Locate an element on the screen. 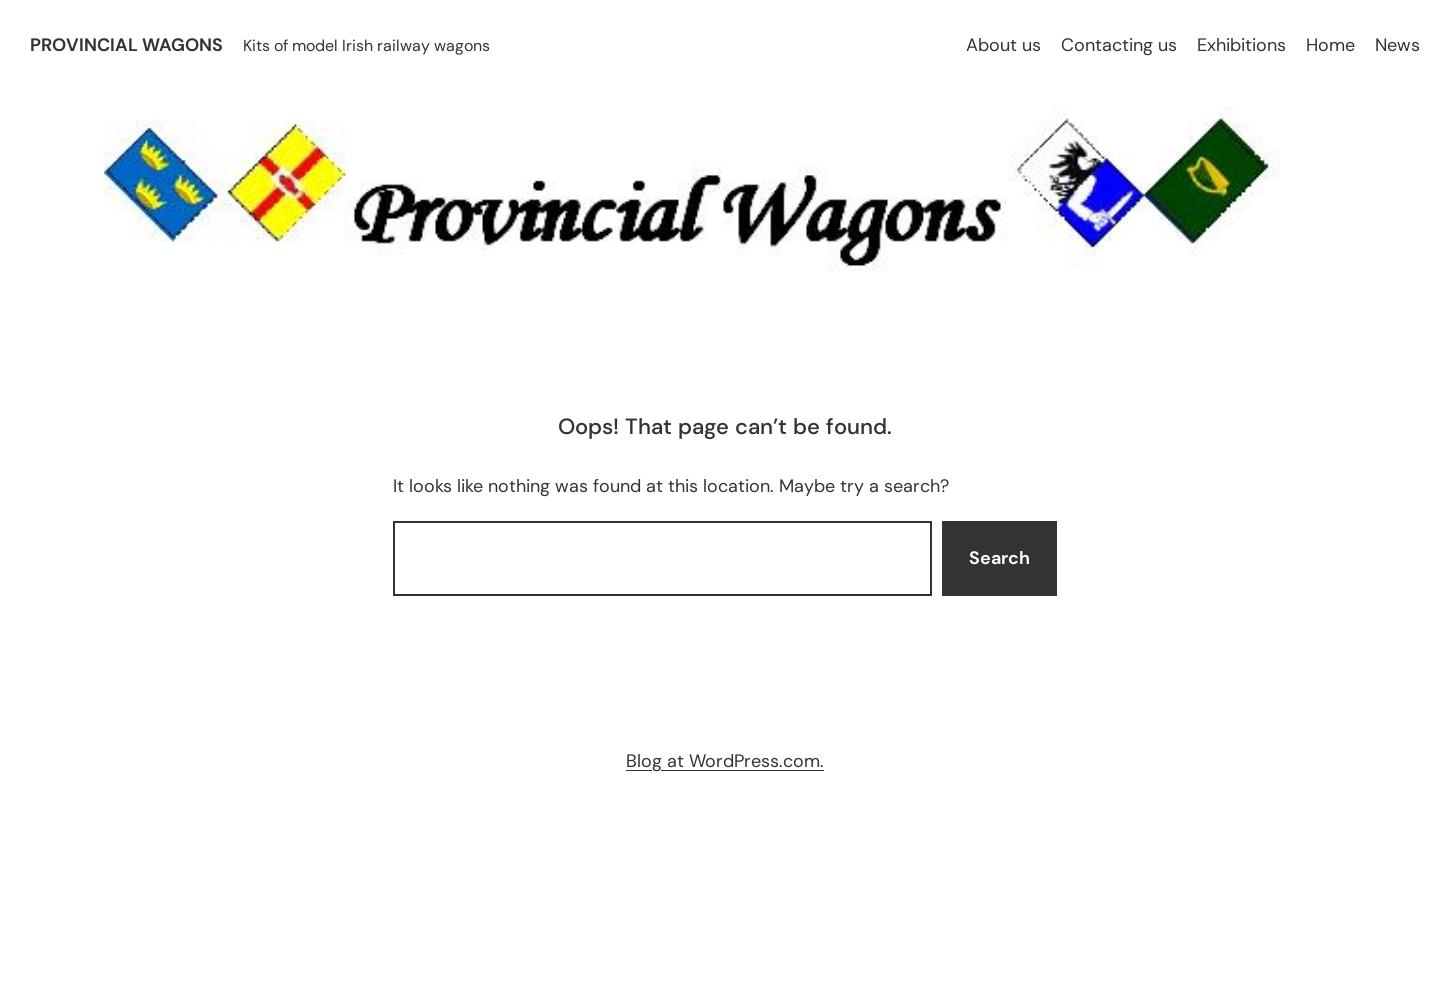  'About us' is located at coordinates (1003, 45).